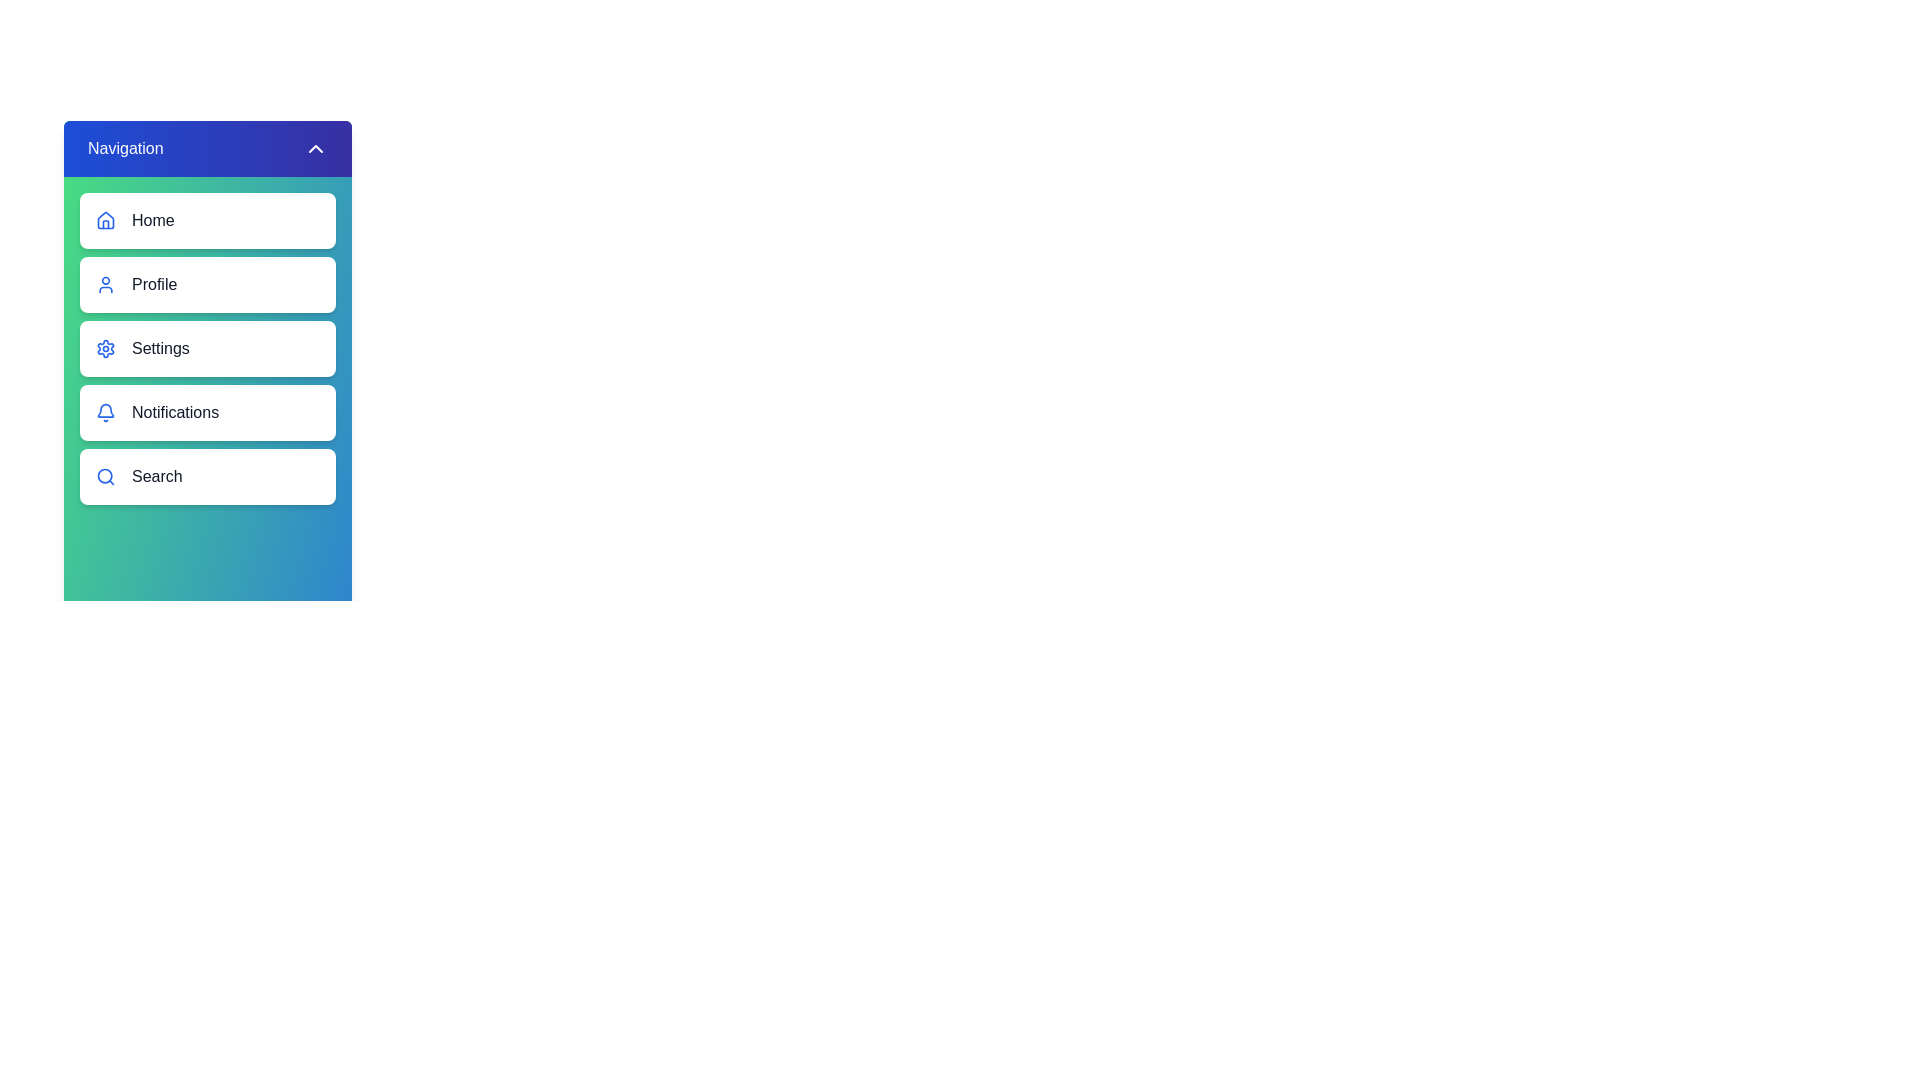 This screenshot has height=1080, width=1920. Describe the element at coordinates (207, 220) in the screenshot. I see `the 'Home' navigation button located at the top of the sidebar menu` at that location.